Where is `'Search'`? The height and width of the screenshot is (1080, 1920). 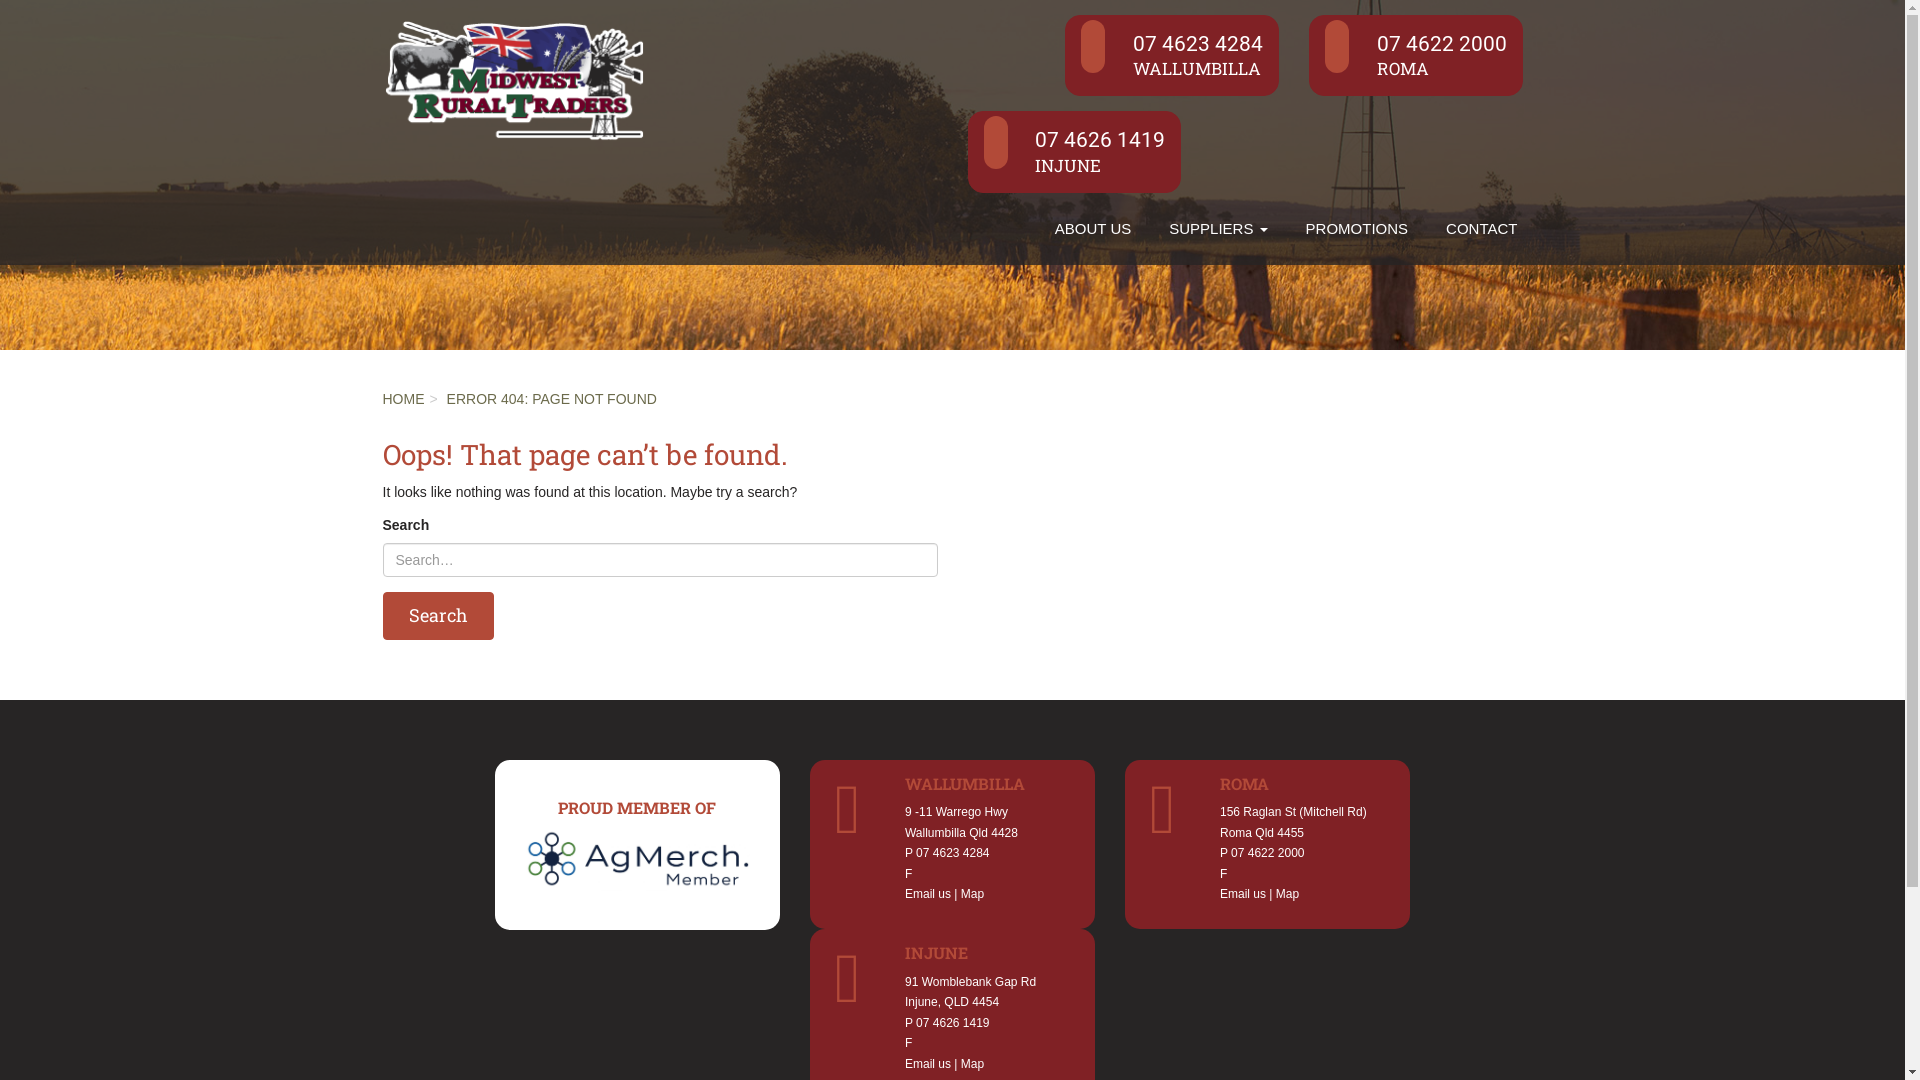
'Search' is located at coordinates (382, 615).